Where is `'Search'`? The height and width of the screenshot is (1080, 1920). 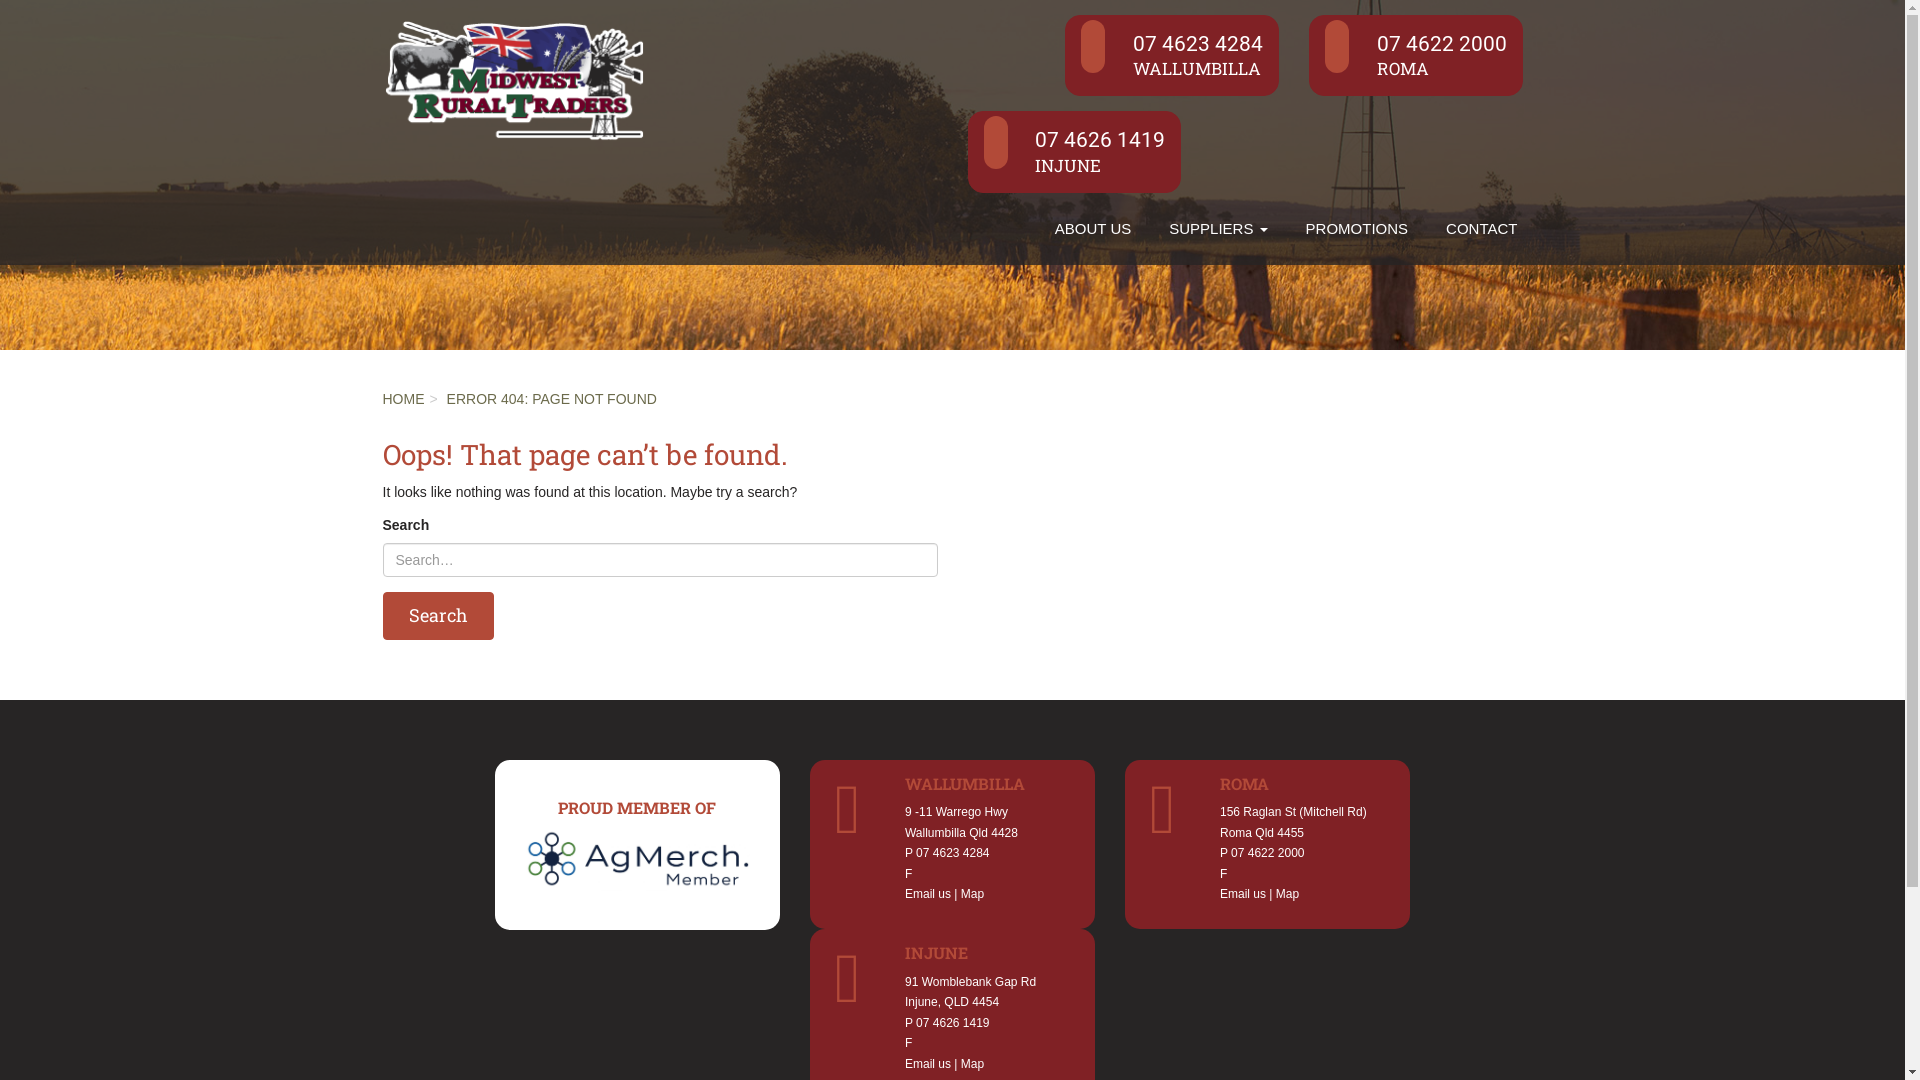
'Search' is located at coordinates (382, 615).